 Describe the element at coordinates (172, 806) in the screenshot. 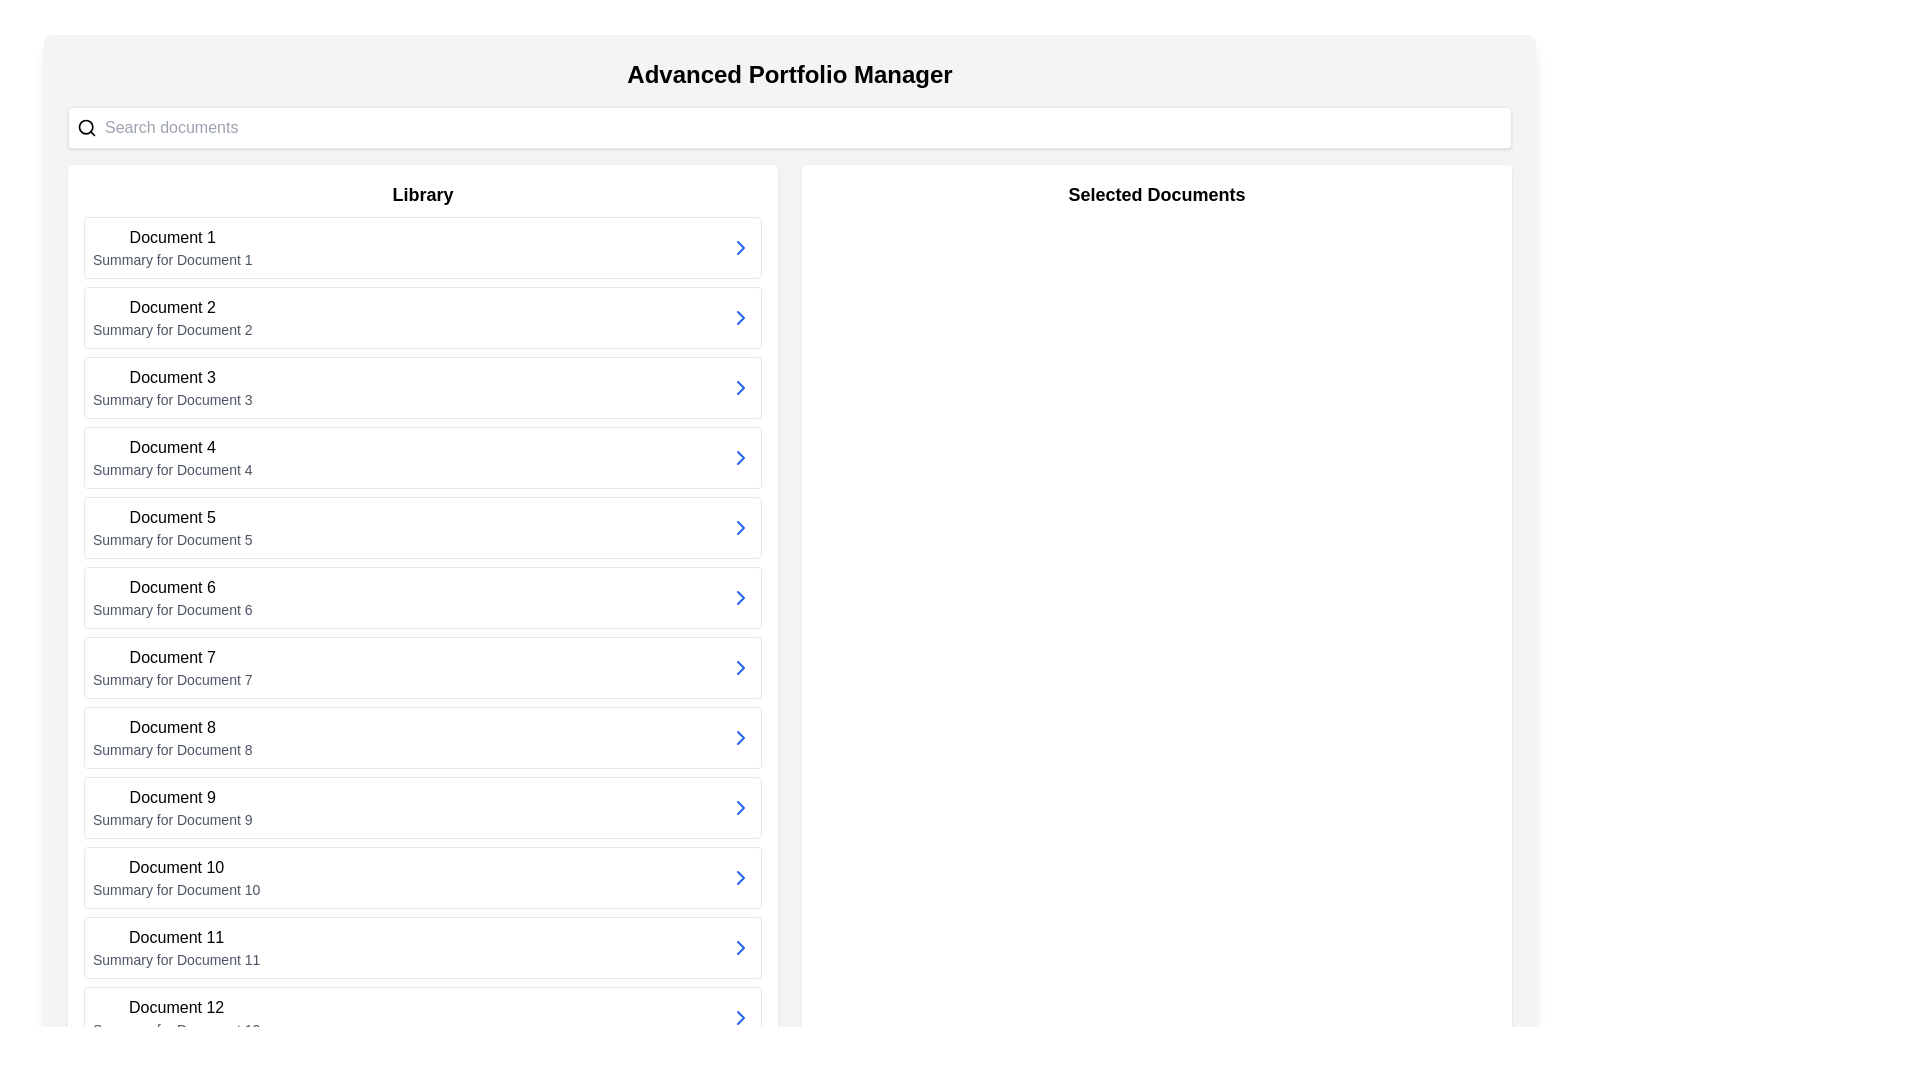

I see `the composite UI component displaying 'Document 9' and 'Summary for Document 9' in the Library section, part of the ninth list item` at that location.